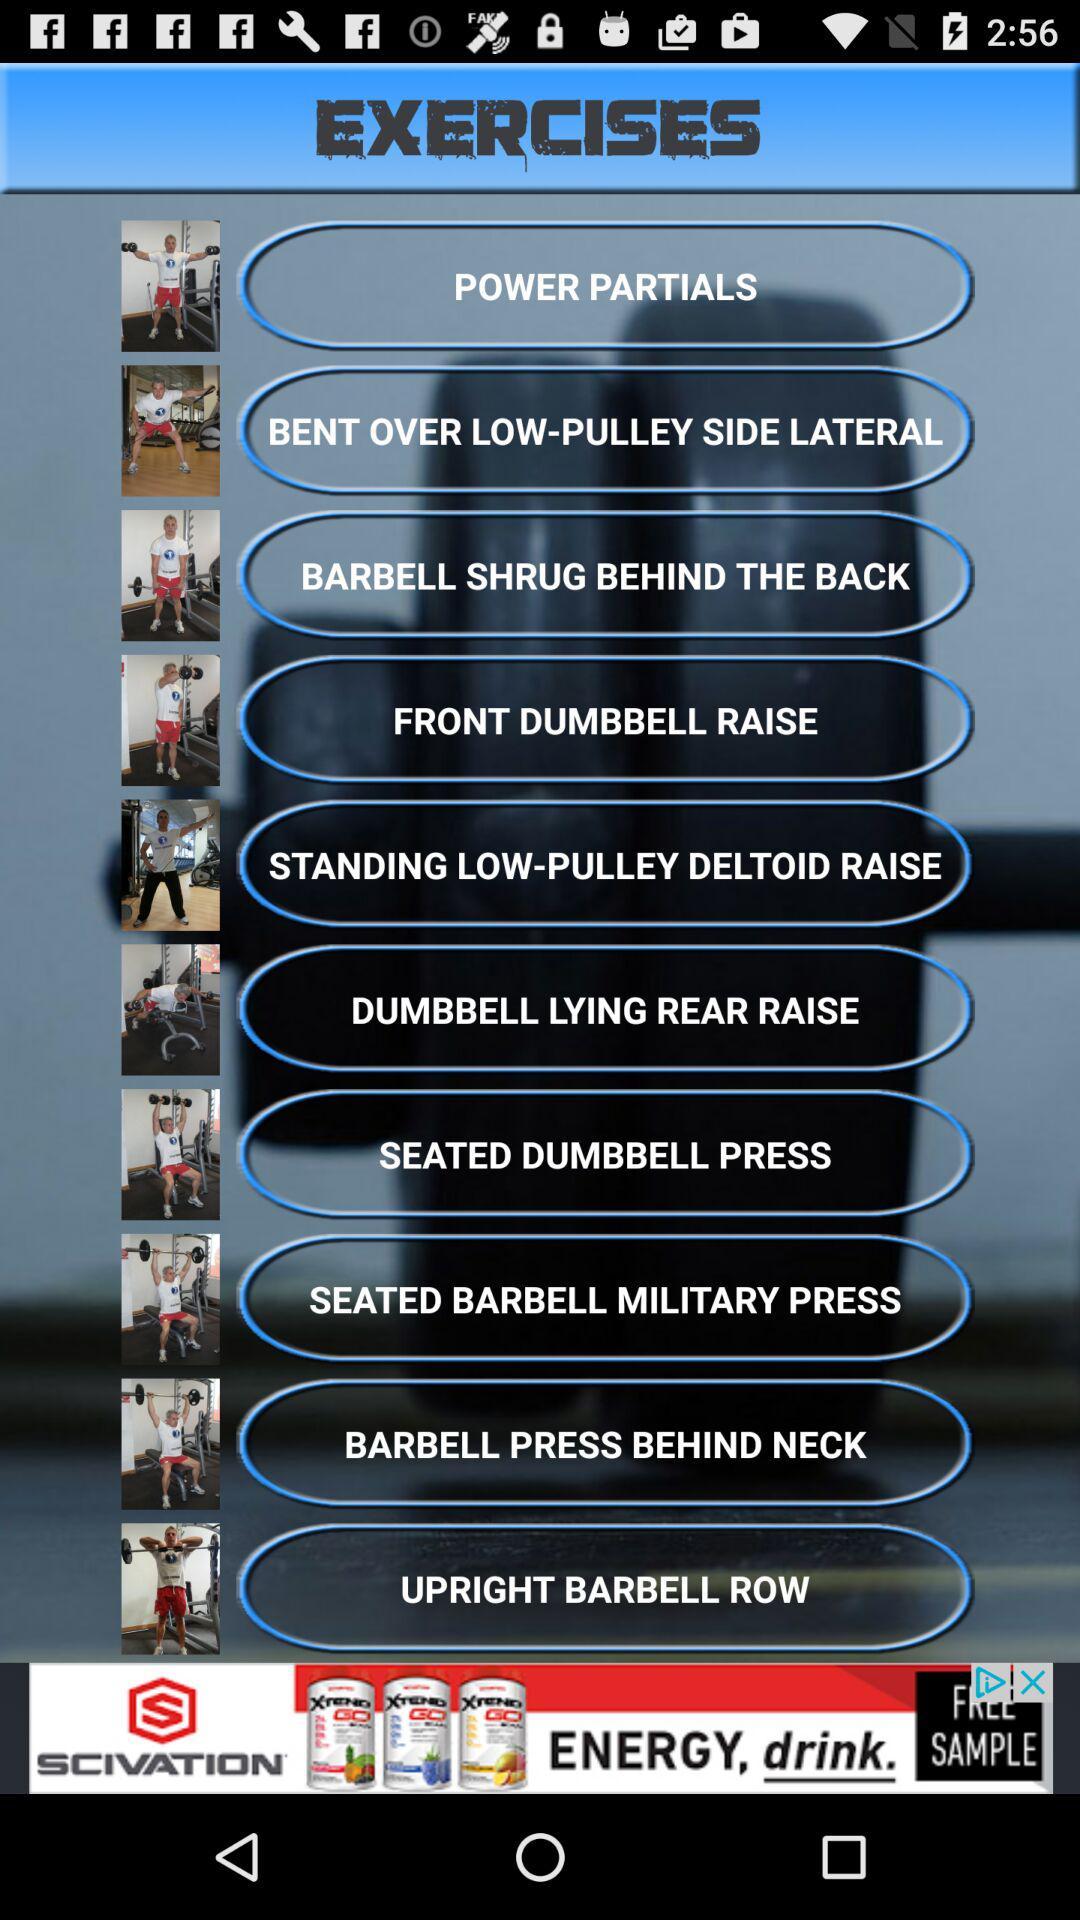 The height and width of the screenshot is (1920, 1080). Describe the element at coordinates (604, 1009) in the screenshot. I see `dumbbeel lying rear raise option above seated dumbbell press on the page` at that location.